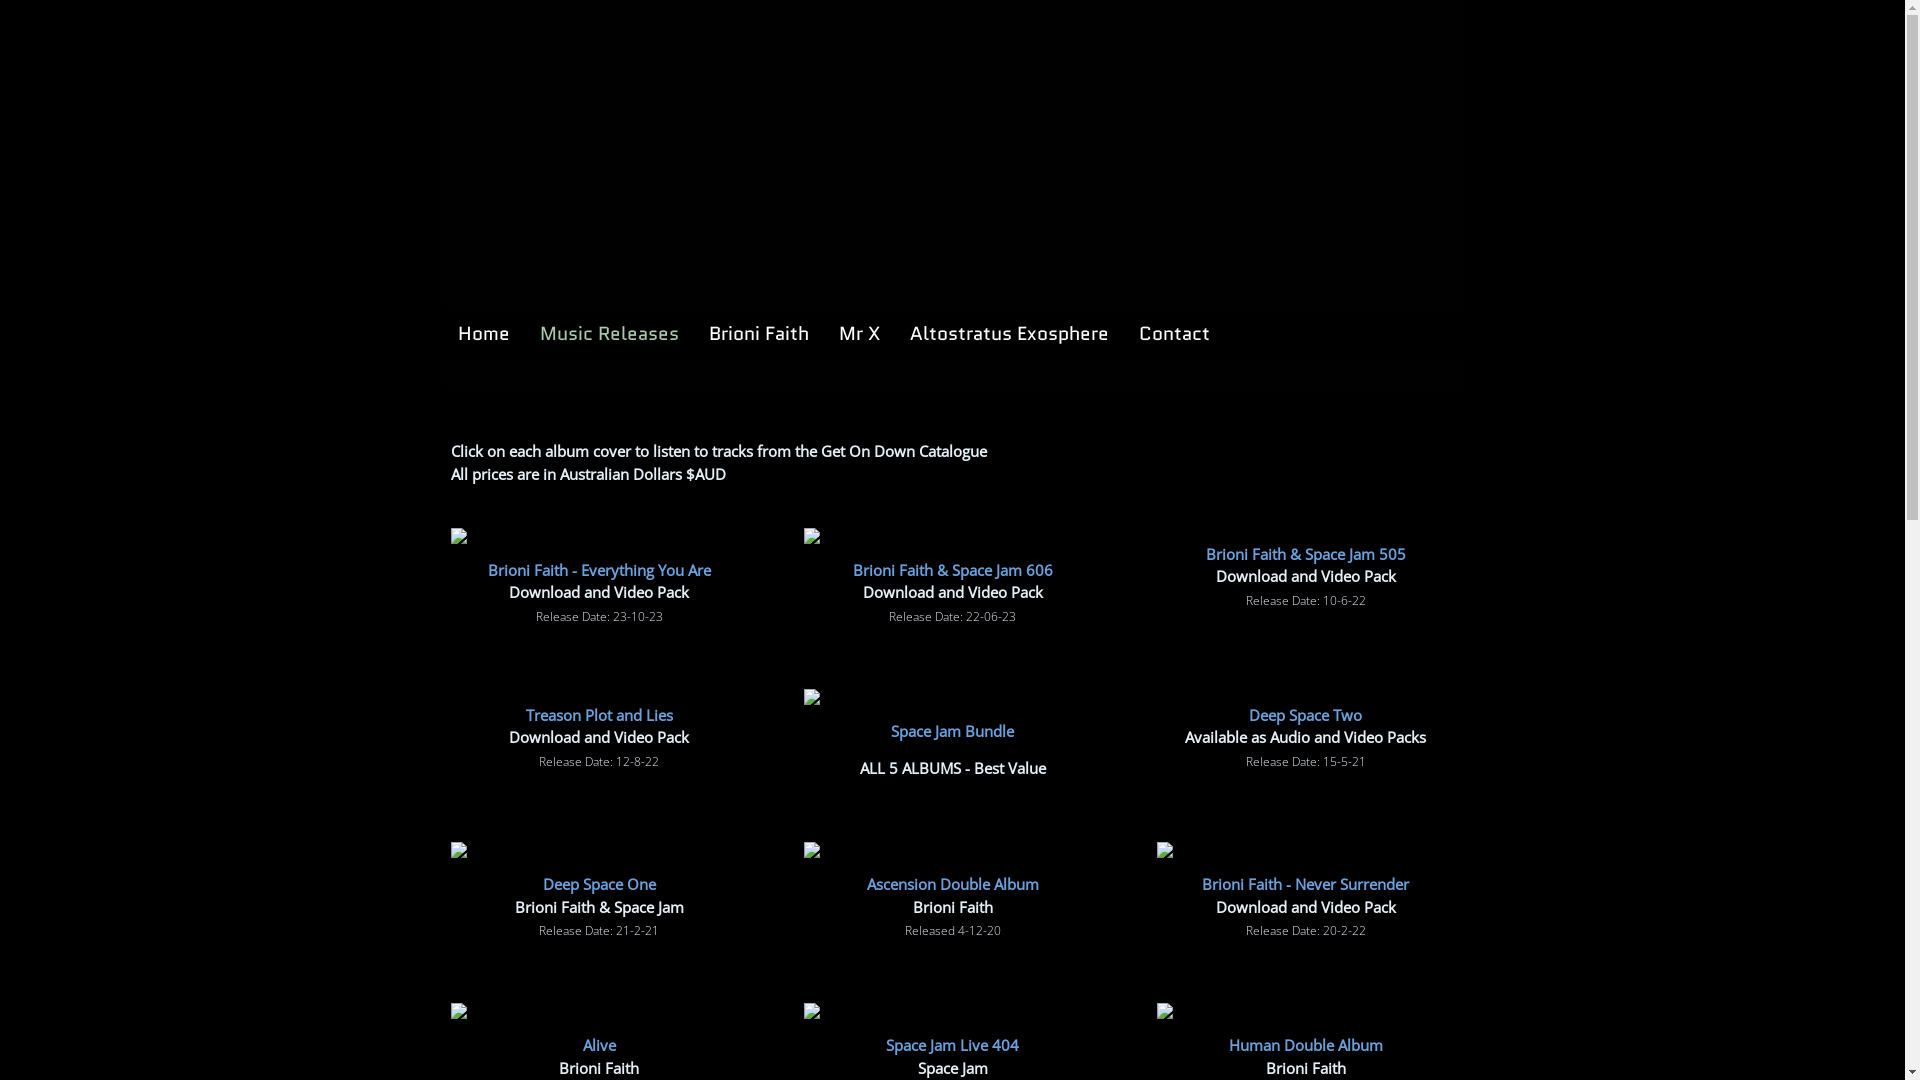  I want to click on 'Contact', so click(1173, 333).